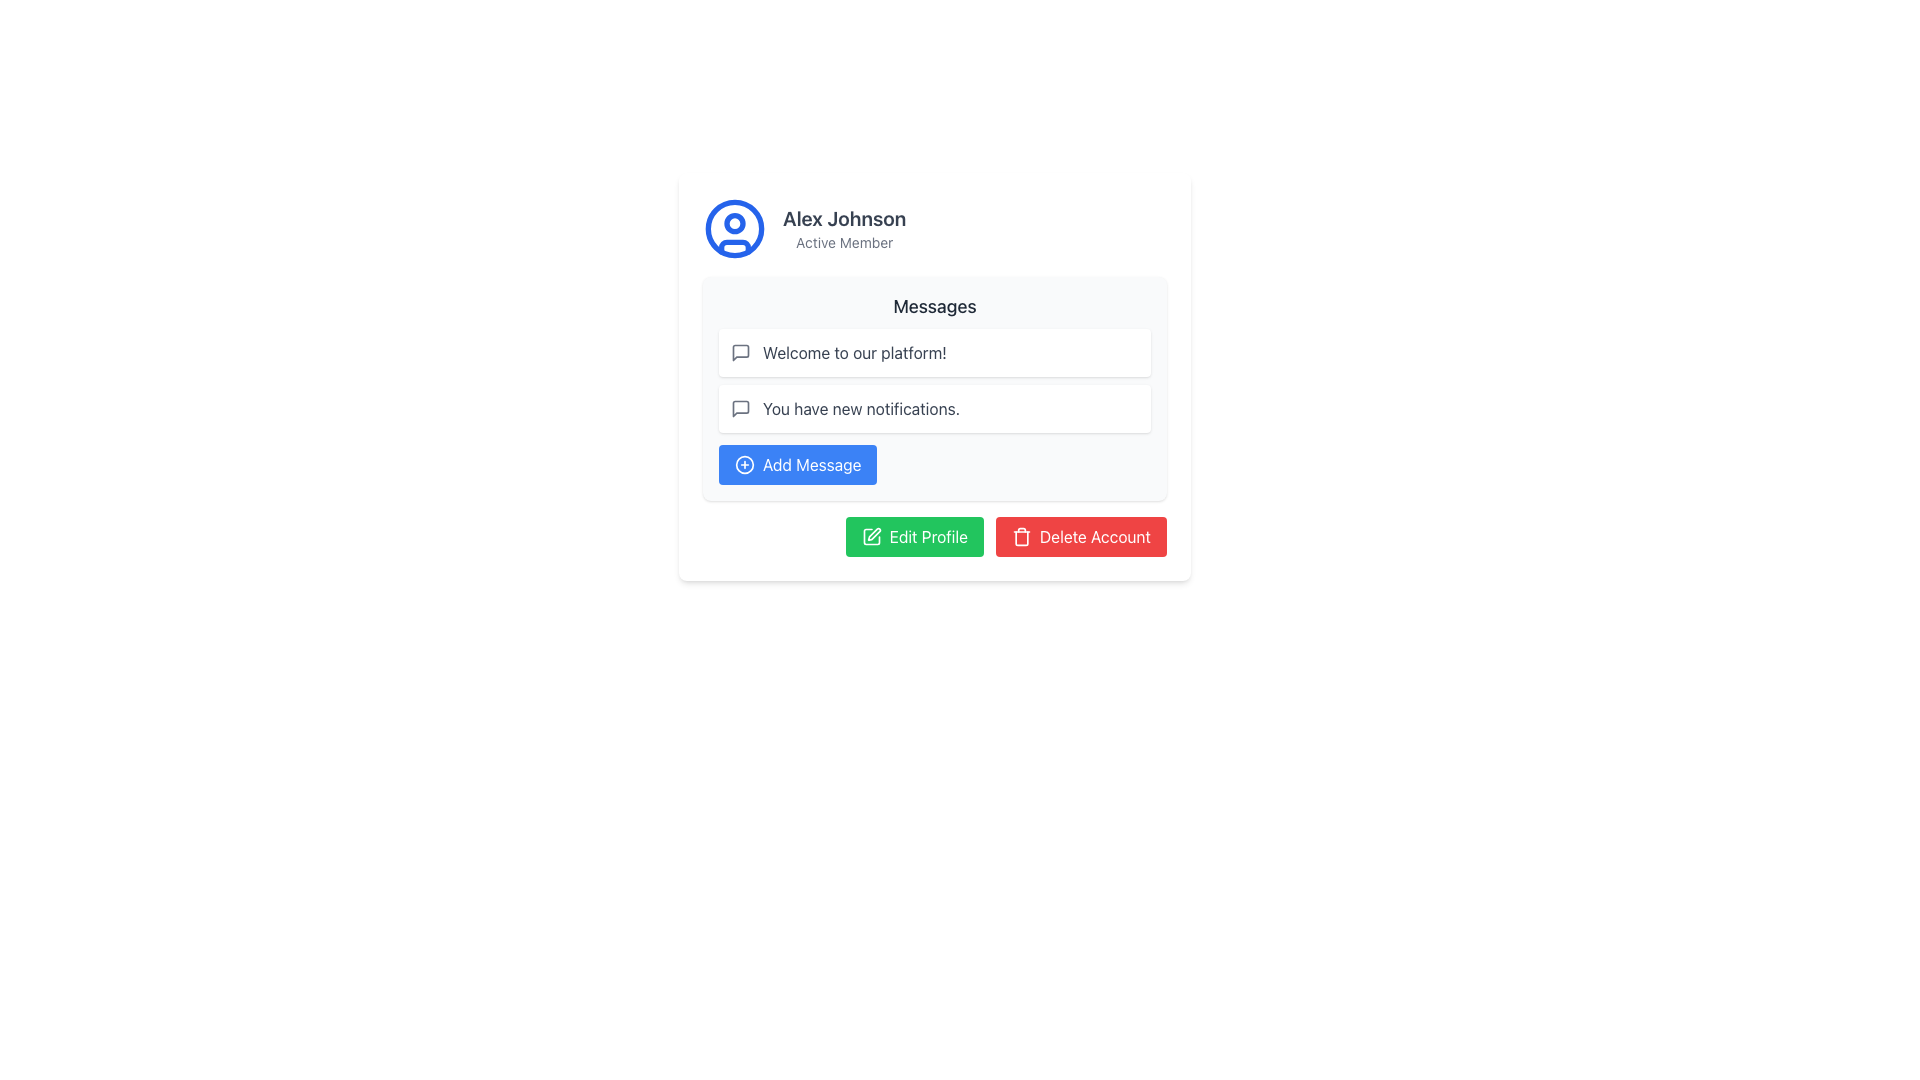 Image resolution: width=1920 pixels, height=1080 pixels. I want to click on the text label or heading that serves as a title for messages, located near the top of a white card section, centered in the interface, so click(934, 307).